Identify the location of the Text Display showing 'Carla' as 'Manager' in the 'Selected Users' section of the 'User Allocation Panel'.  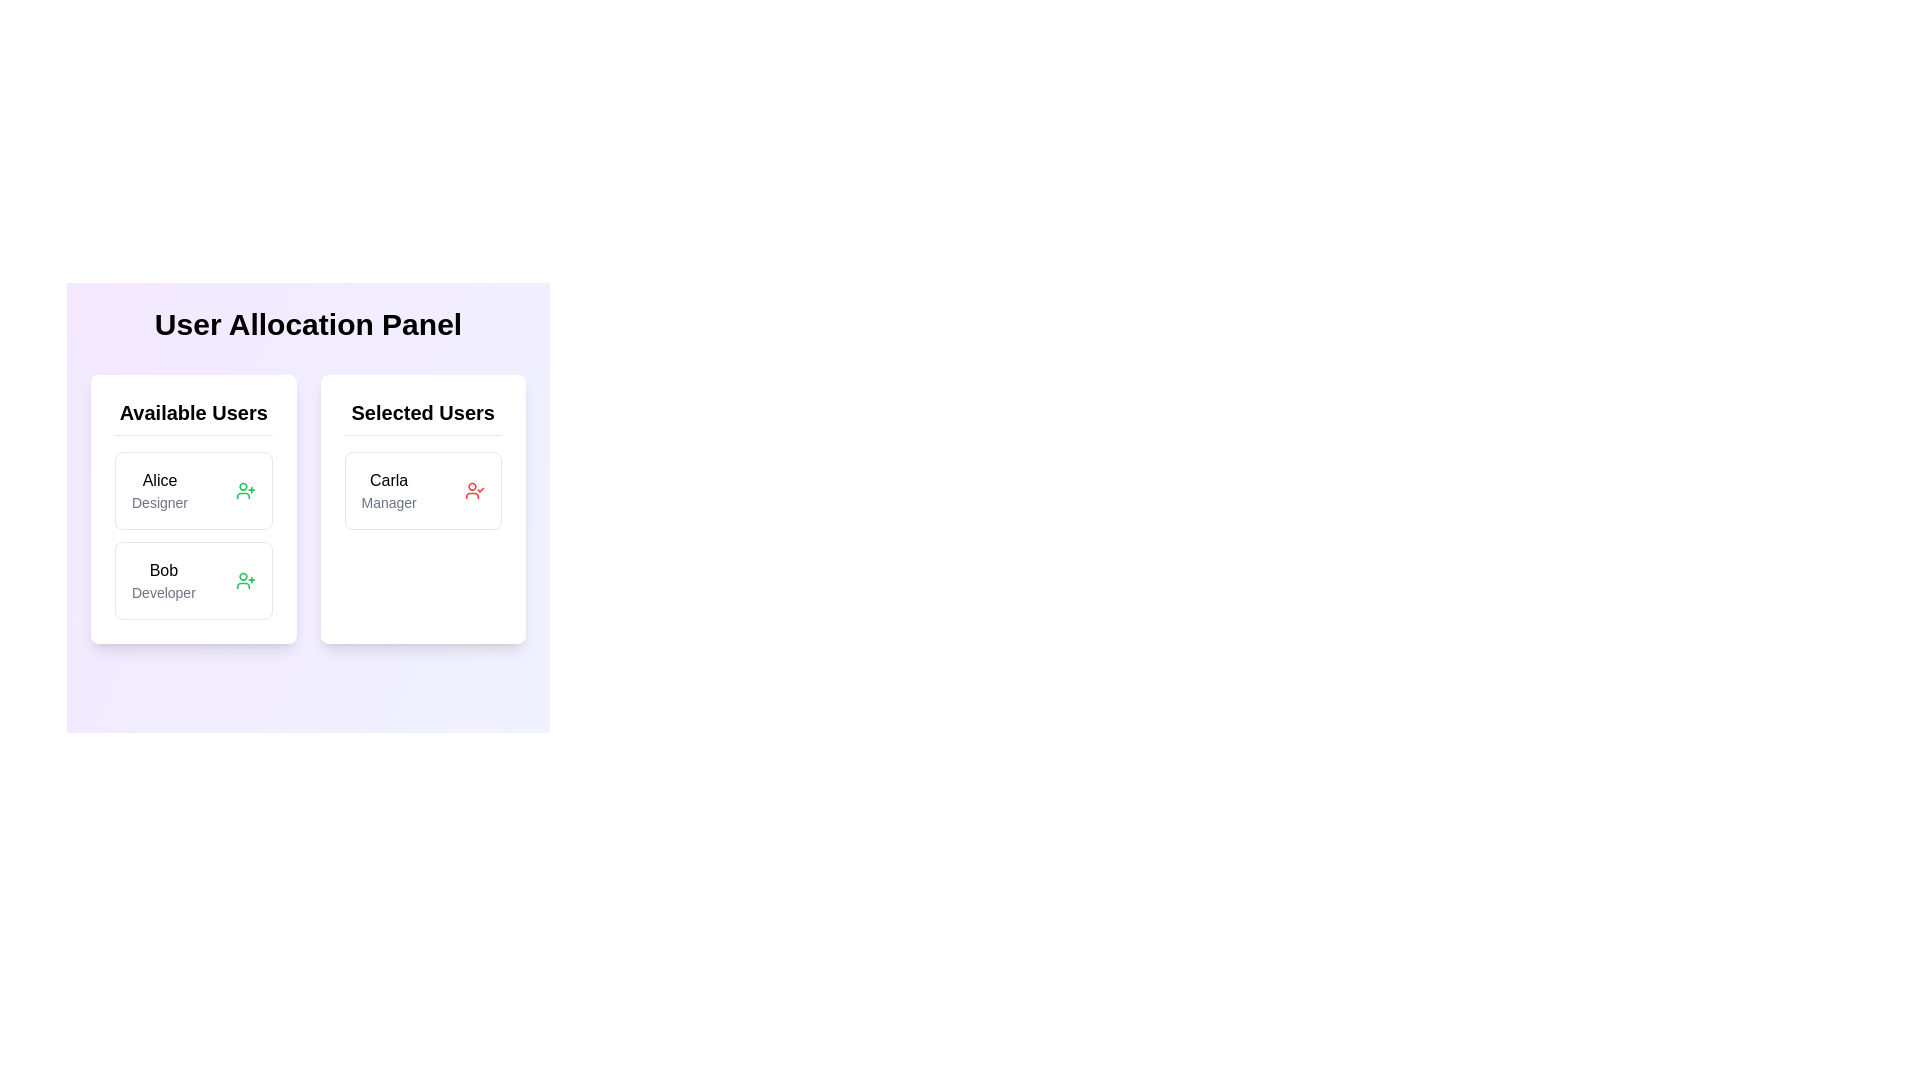
(389, 490).